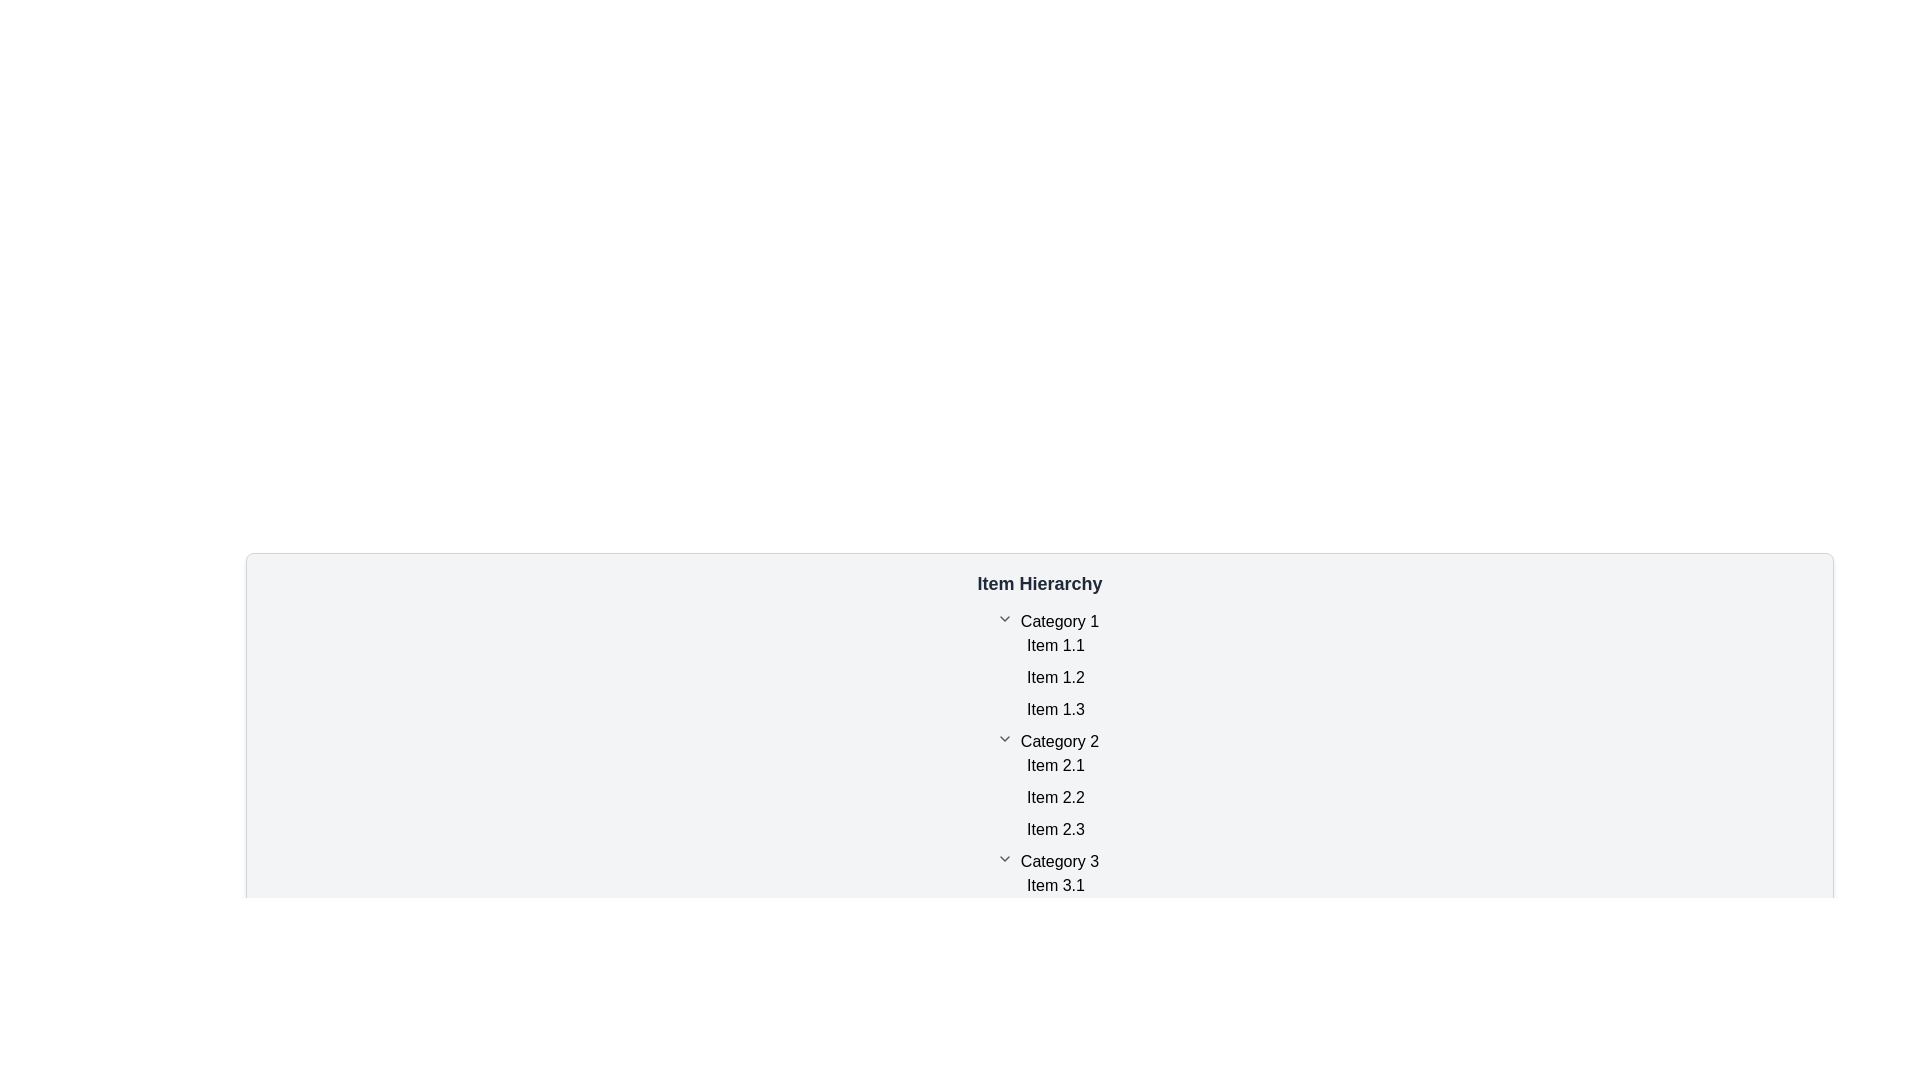  What do you see at coordinates (1055, 676) in the screenshot?
I see `the text label 'Item 1.2' within the hierarchical list under 'Category 1'` at bounding box center [1055, 676].